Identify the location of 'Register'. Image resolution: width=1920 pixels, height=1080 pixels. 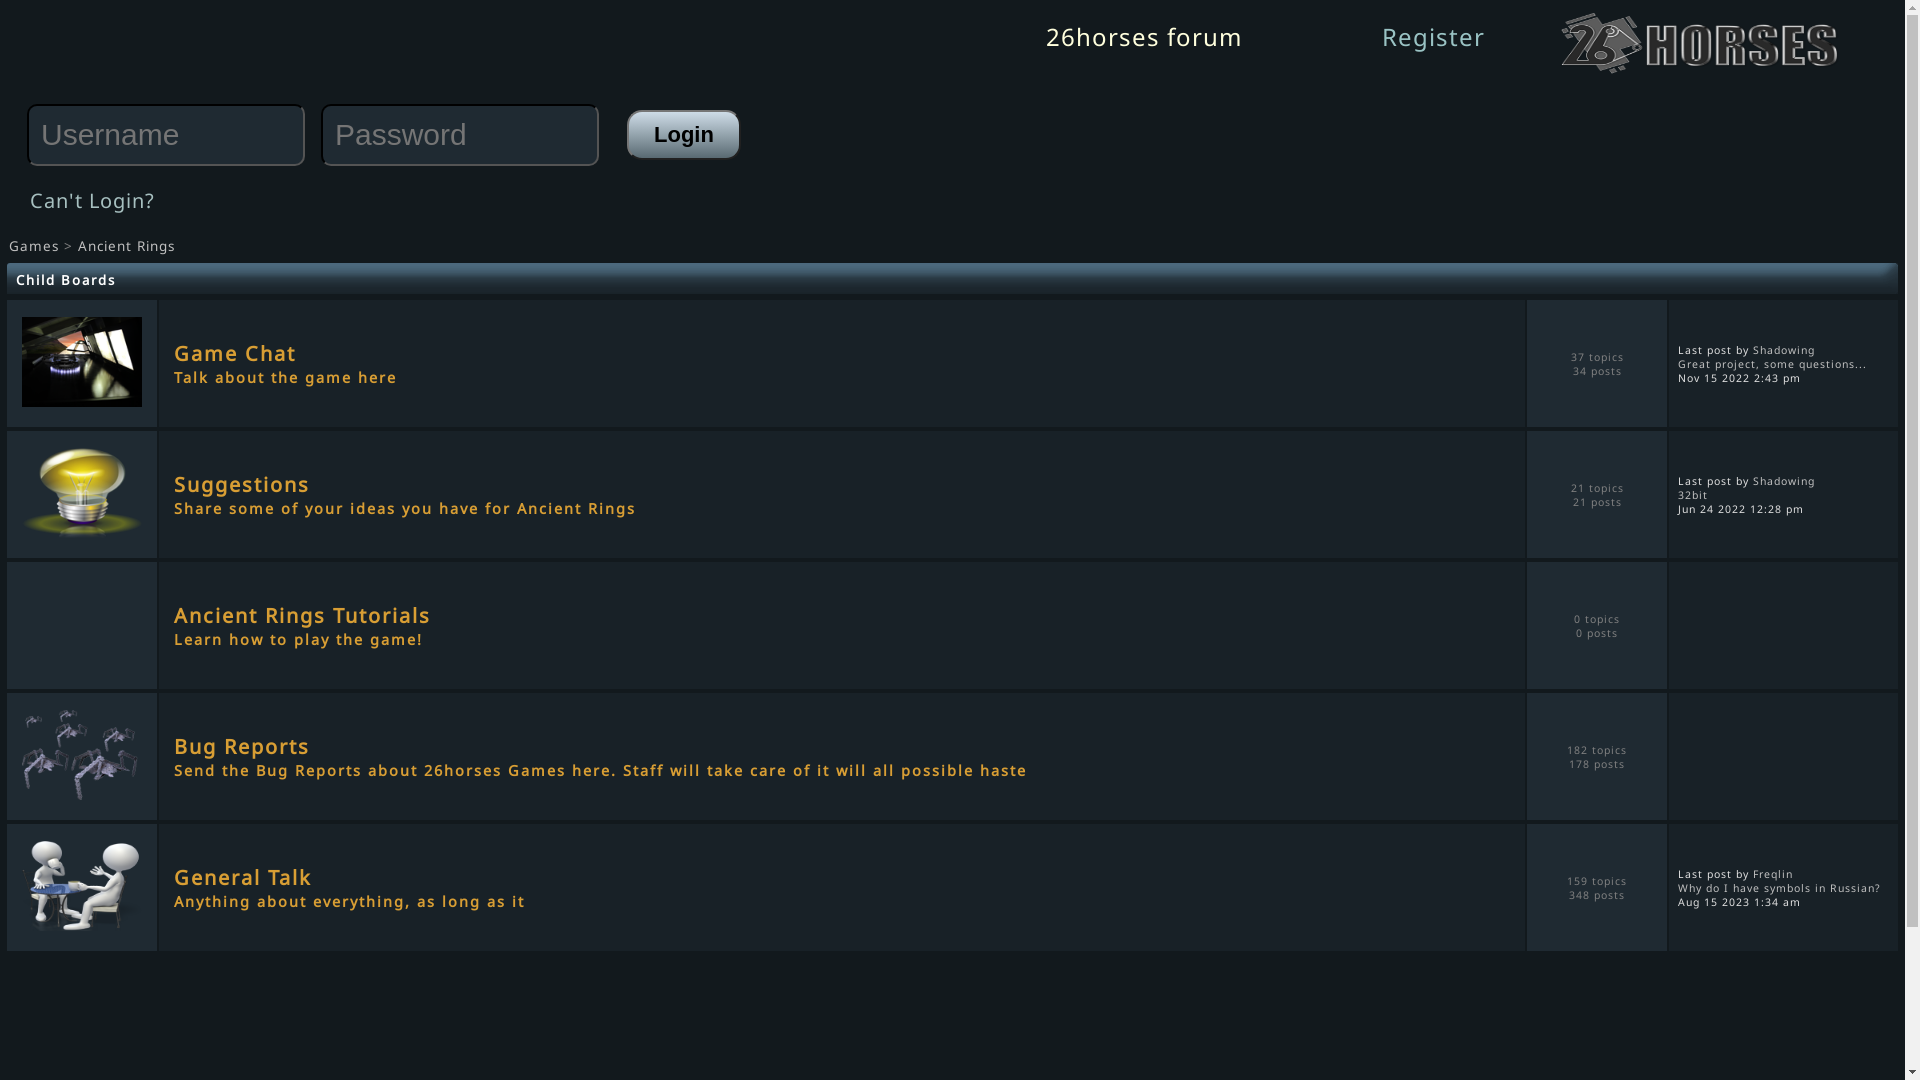
(1381, 36).